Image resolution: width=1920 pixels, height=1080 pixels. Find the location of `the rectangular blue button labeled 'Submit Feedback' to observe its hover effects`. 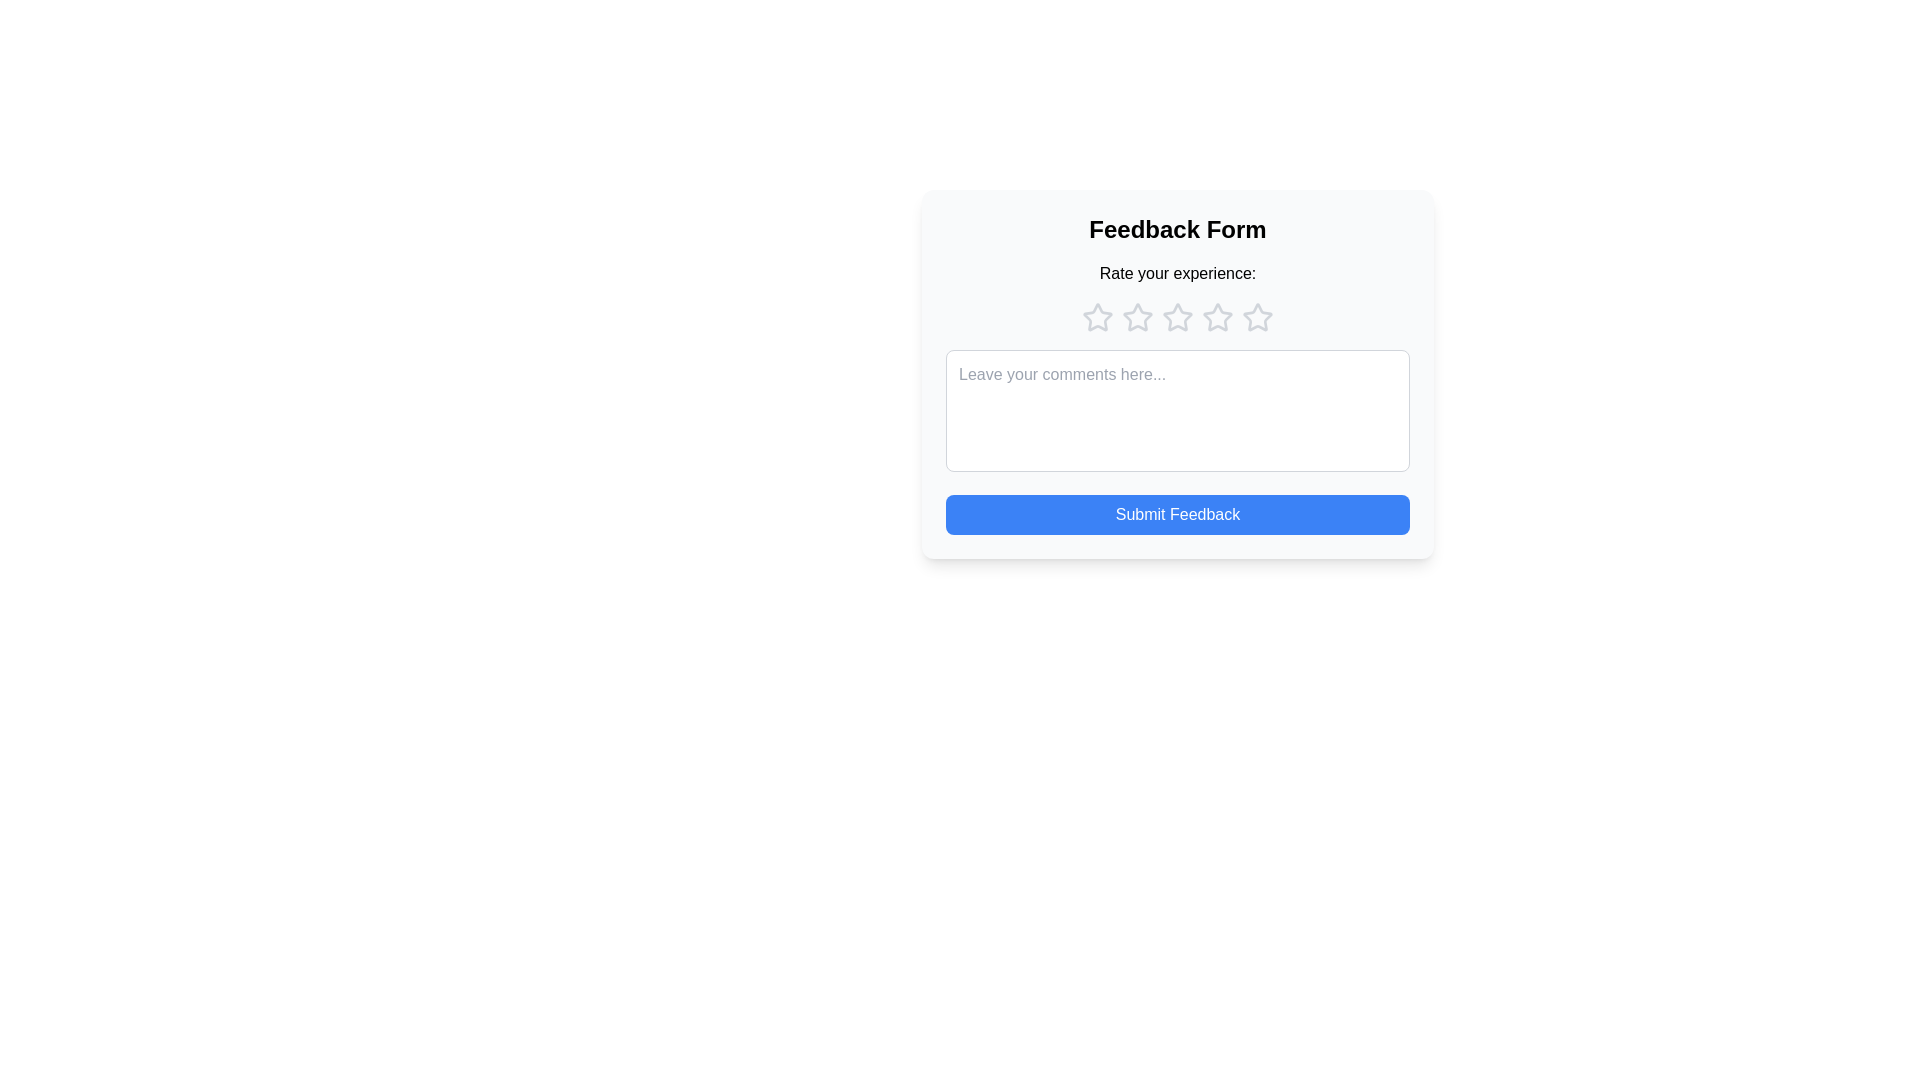

the rectangular blue button labeled 'Submit Feedback' to observe its hover effects is located at coordinates (1177, 514).